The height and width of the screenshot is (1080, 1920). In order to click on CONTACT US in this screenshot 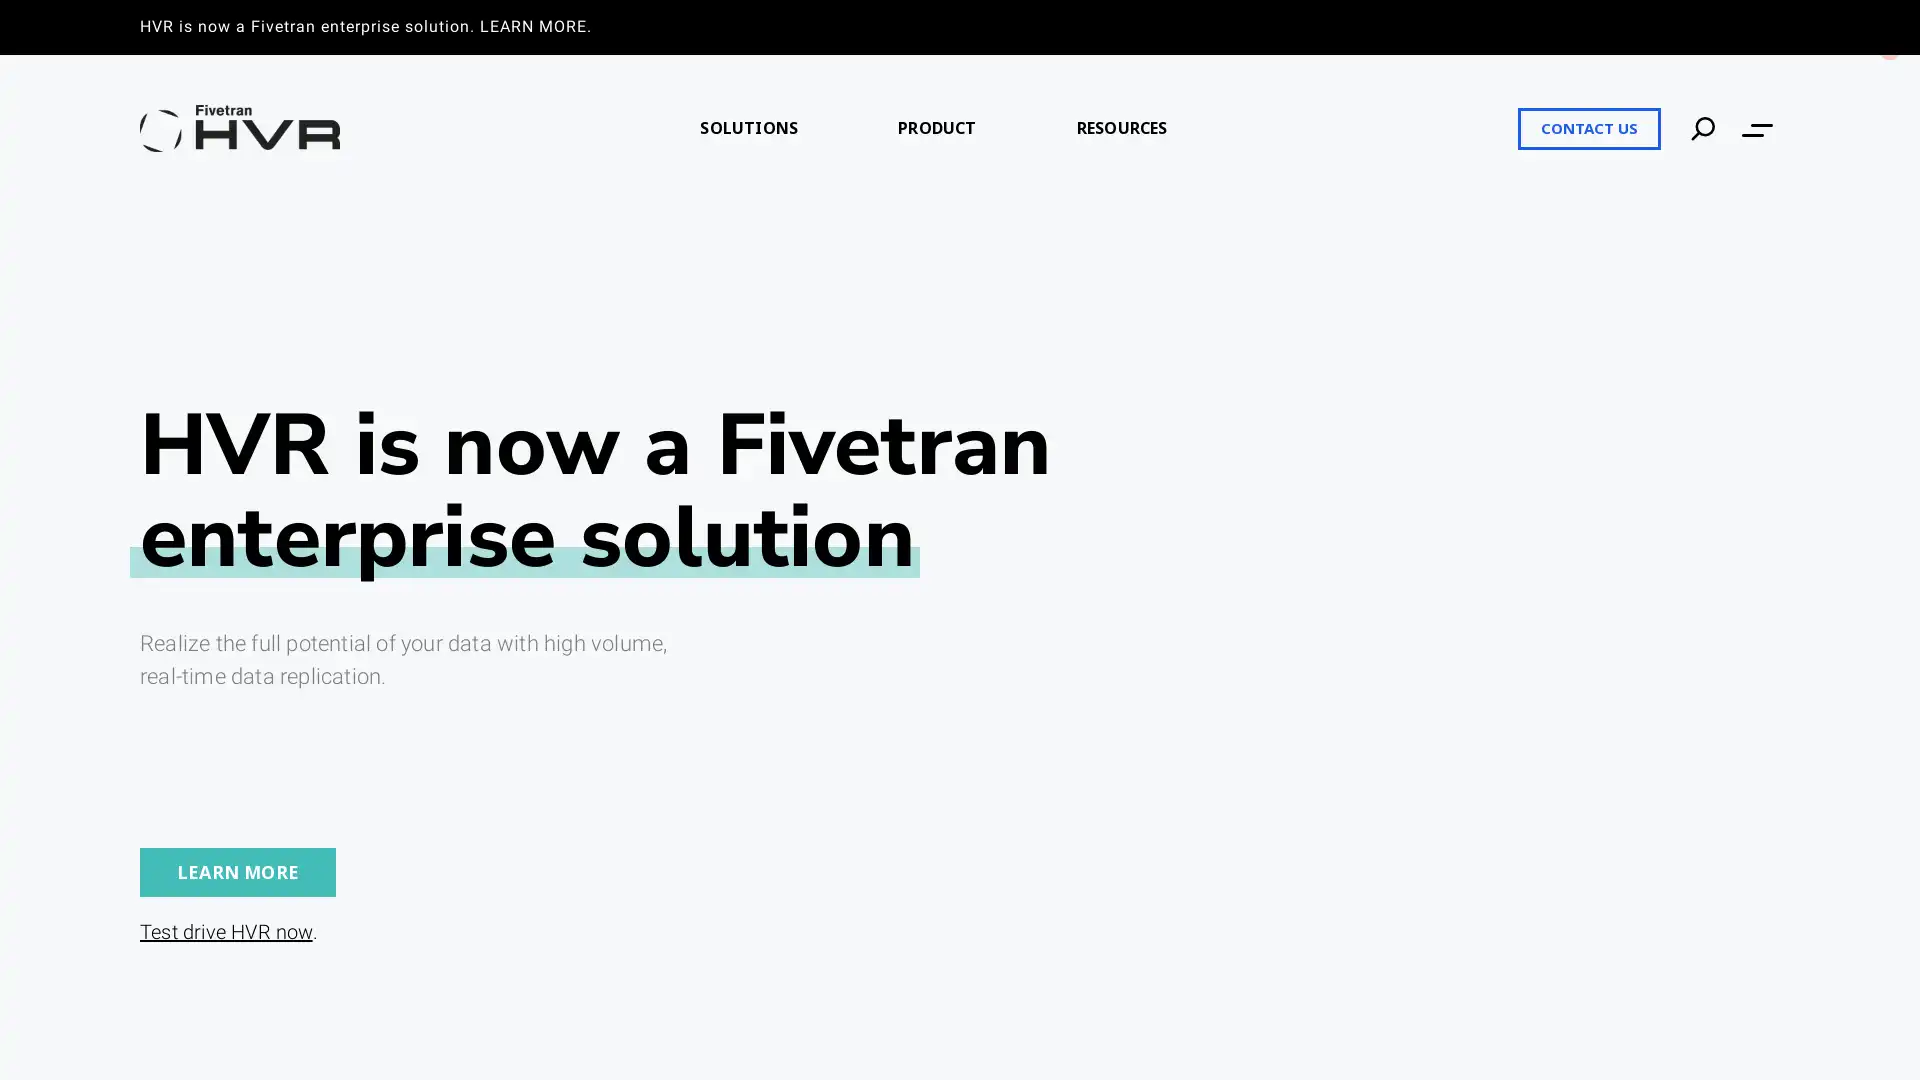, I will do `click(1588, 127)`.